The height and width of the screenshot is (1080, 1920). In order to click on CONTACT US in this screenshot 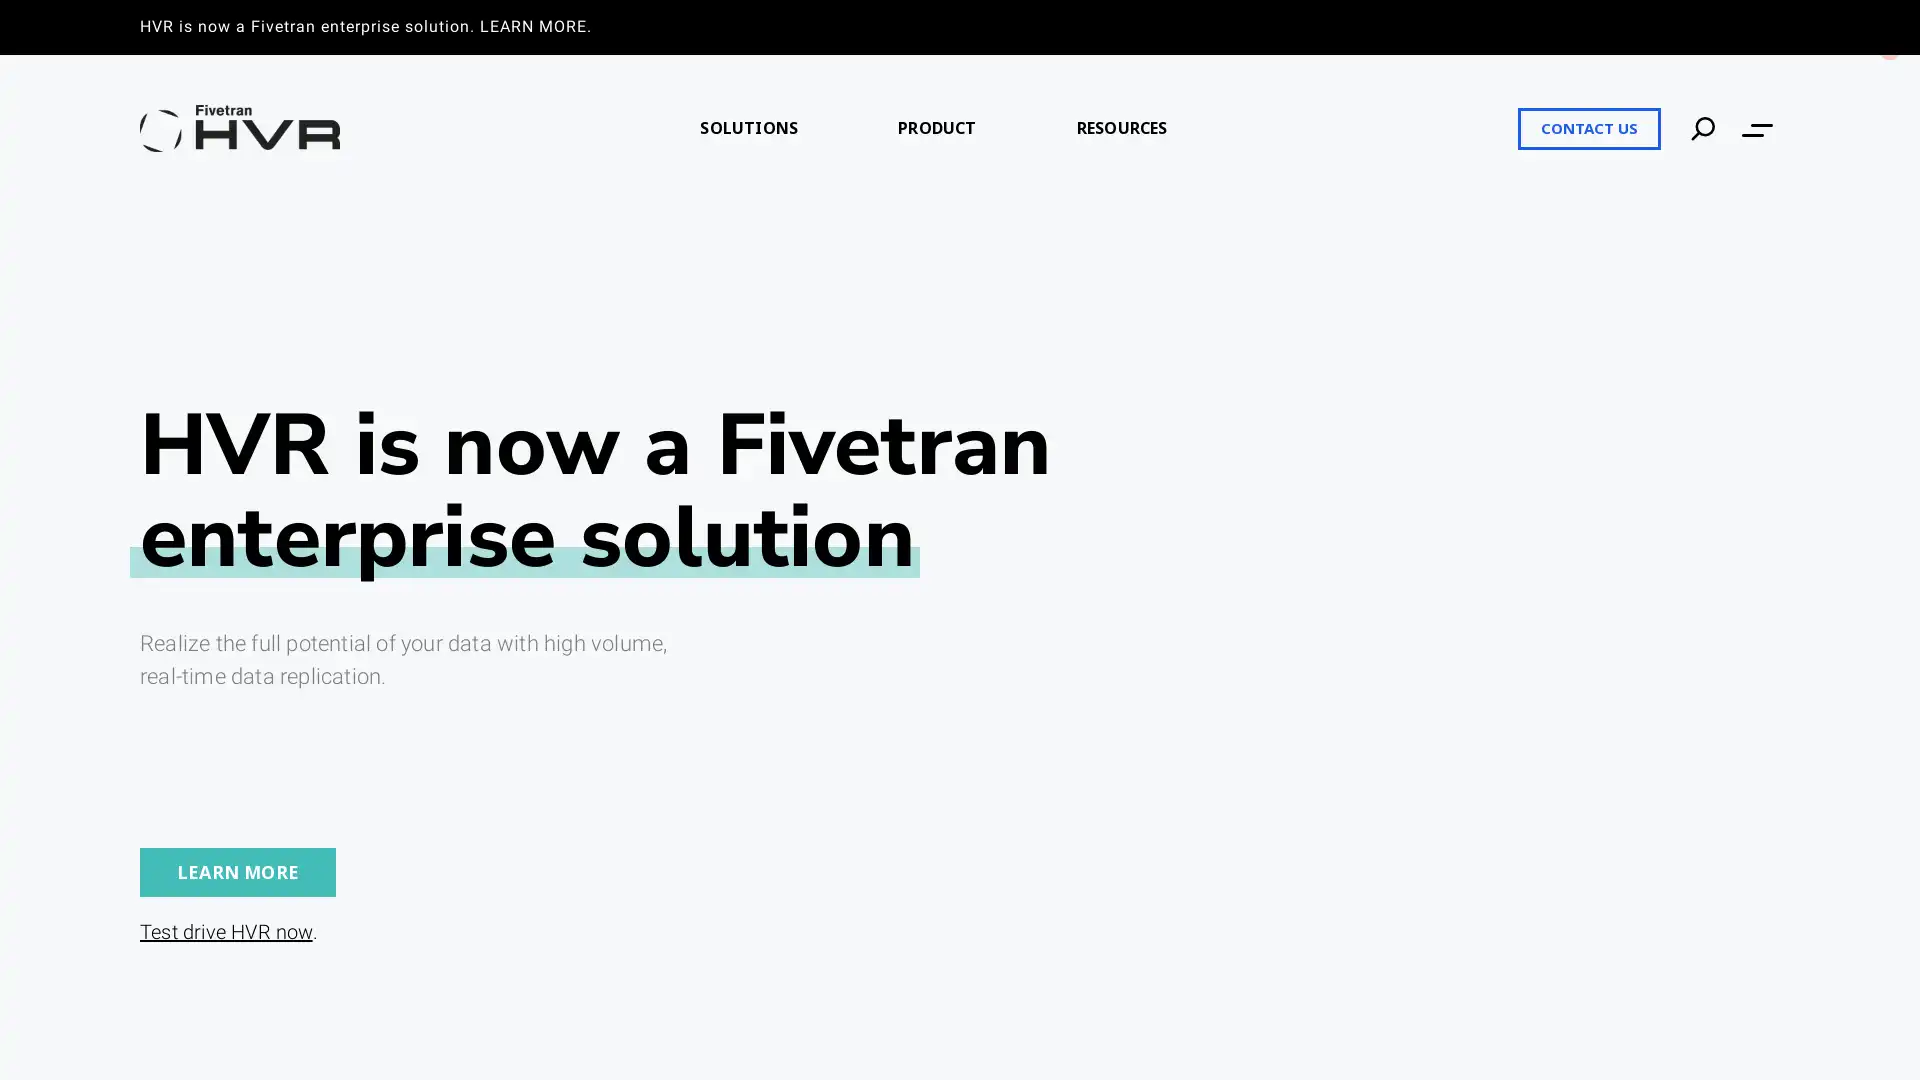, I will do `click(1588, 127)`.